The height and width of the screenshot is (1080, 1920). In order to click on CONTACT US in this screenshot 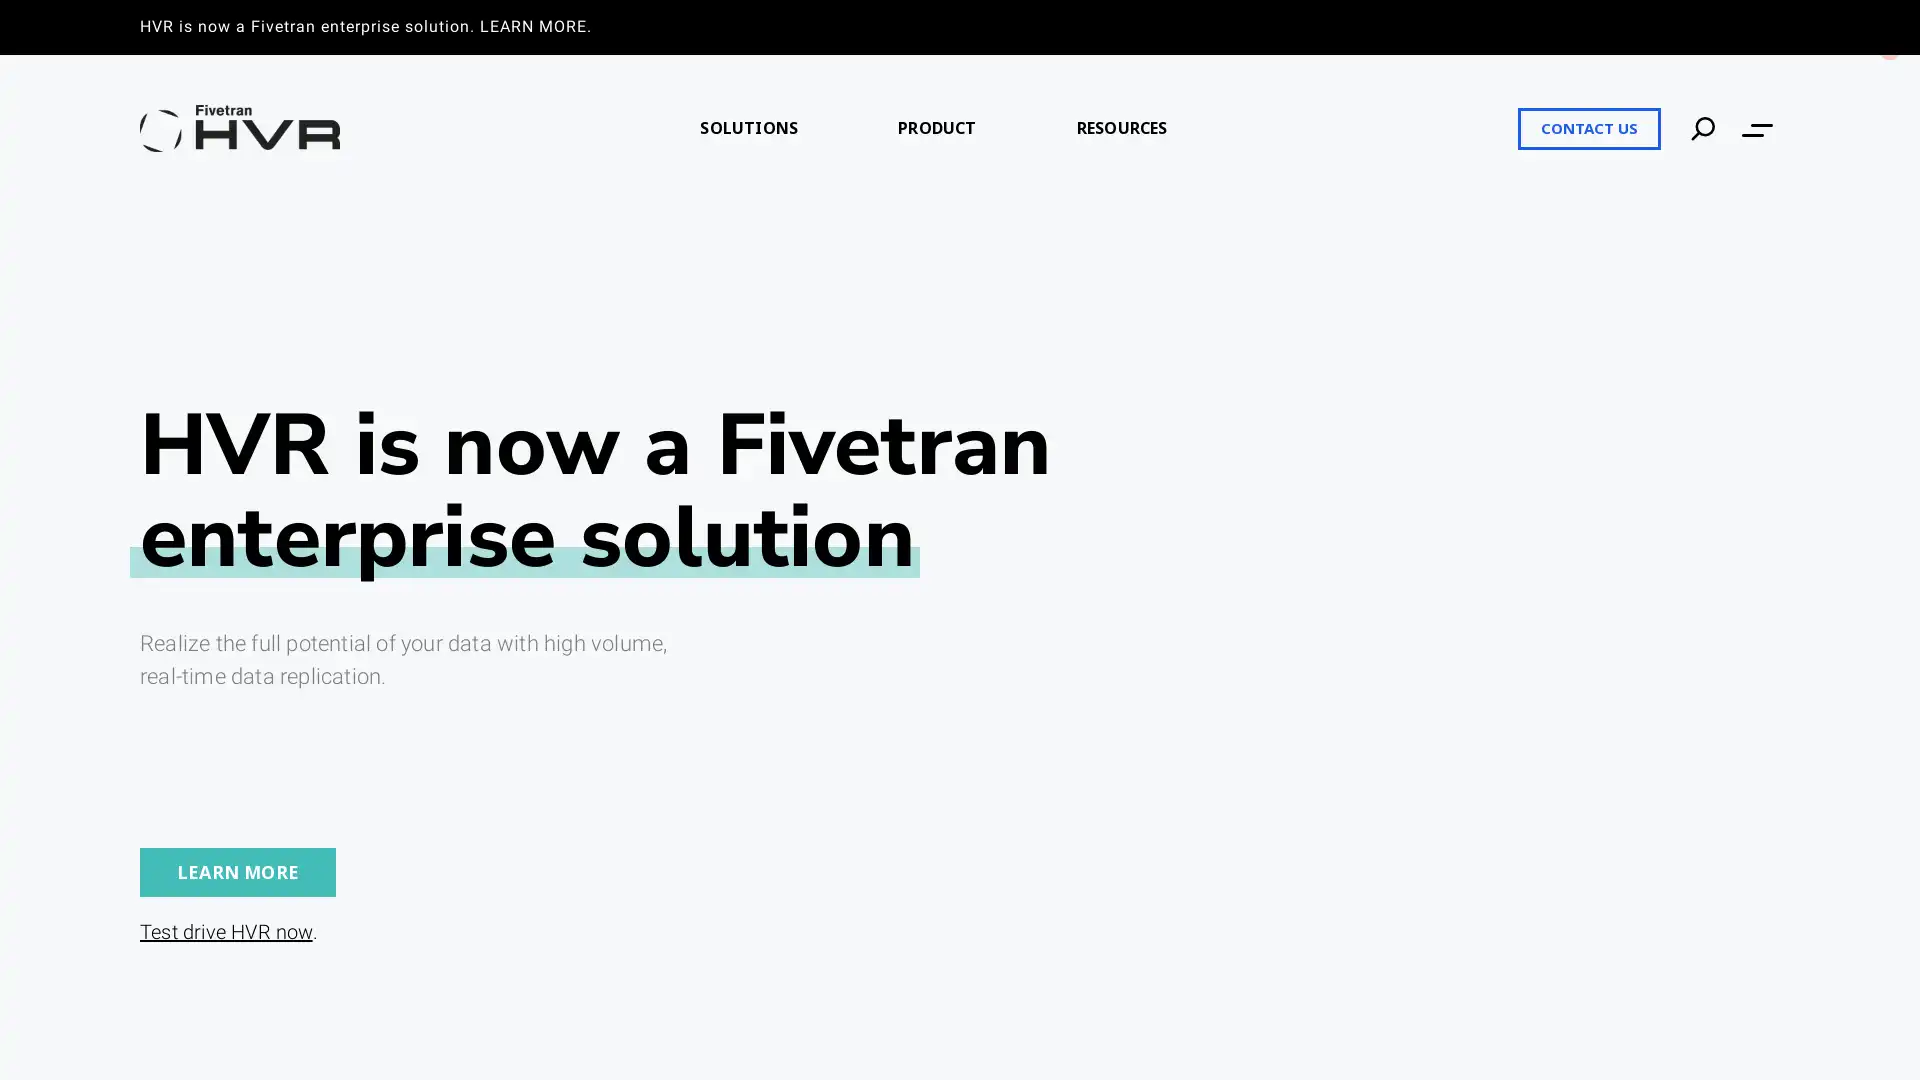, I will do `click(1588, 127)`.